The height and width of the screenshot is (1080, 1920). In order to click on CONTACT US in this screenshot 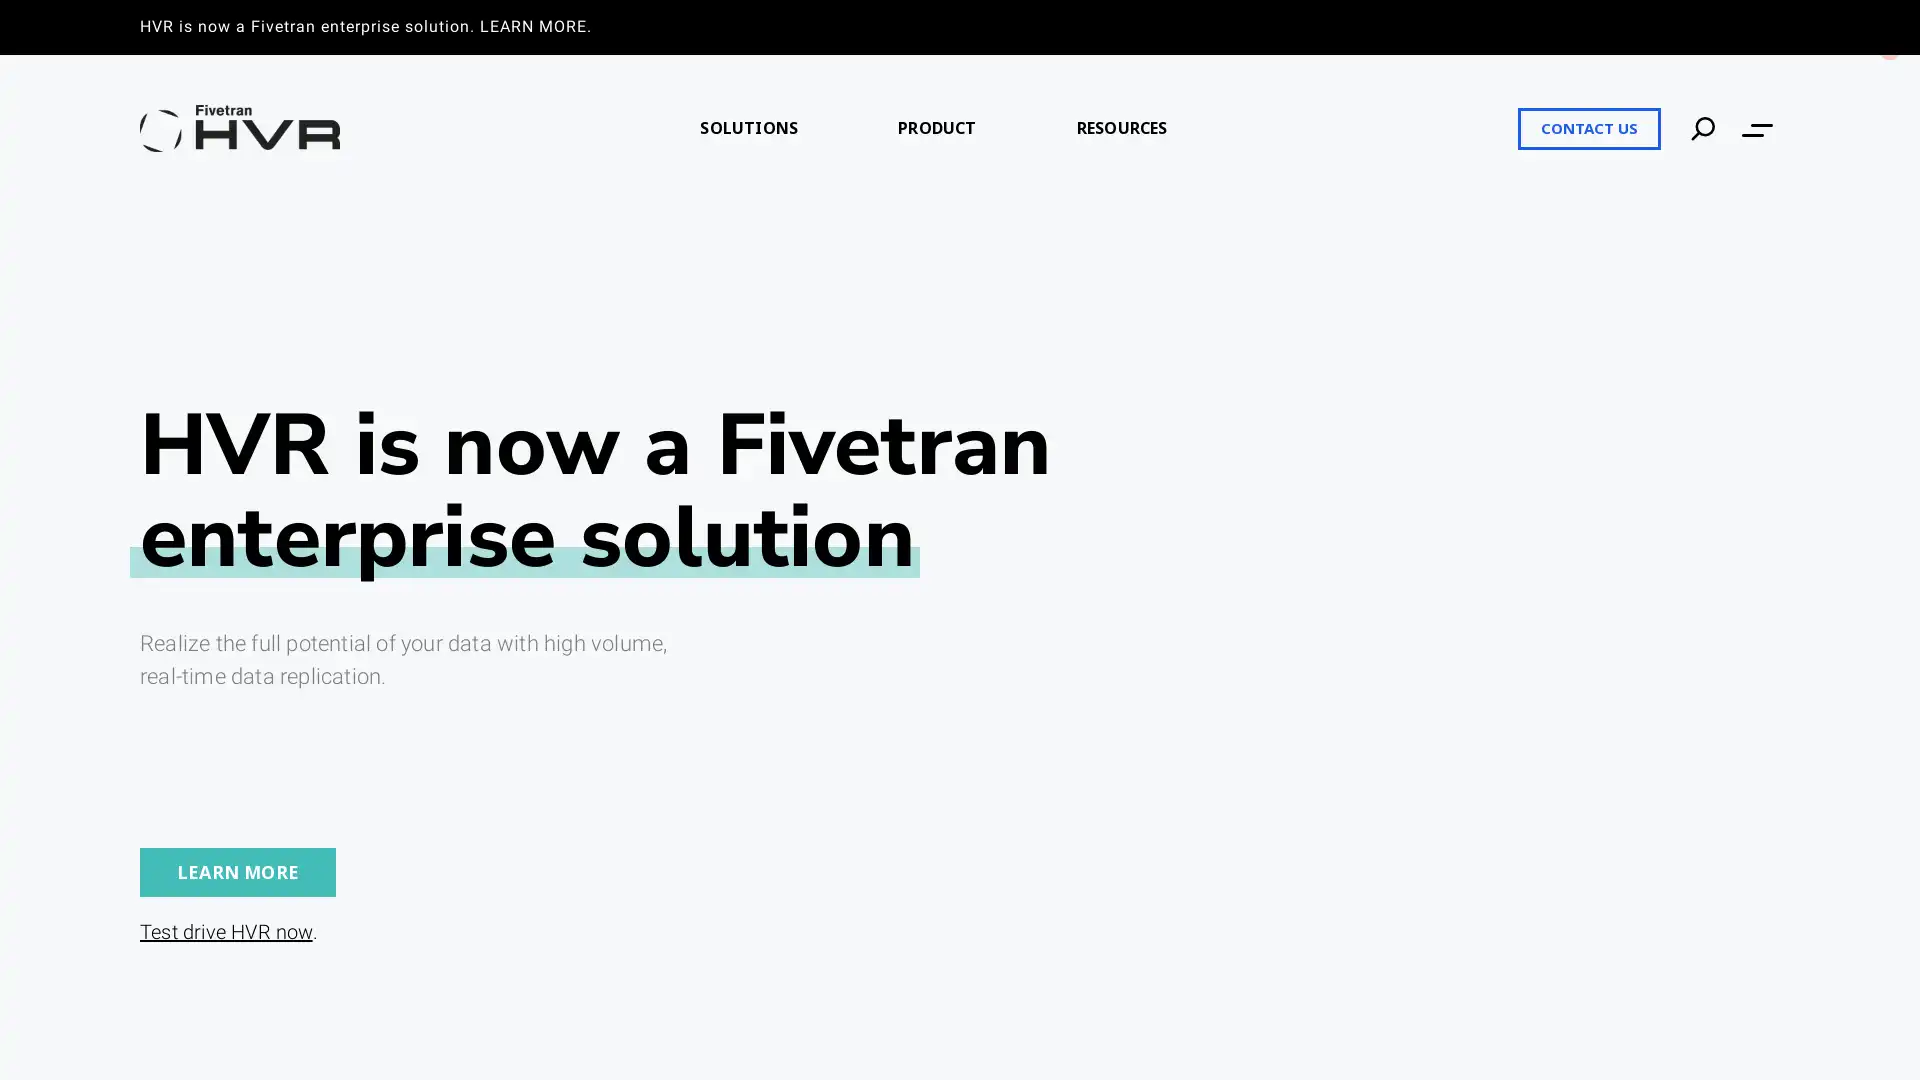, I will do `click(1588, 127)`.